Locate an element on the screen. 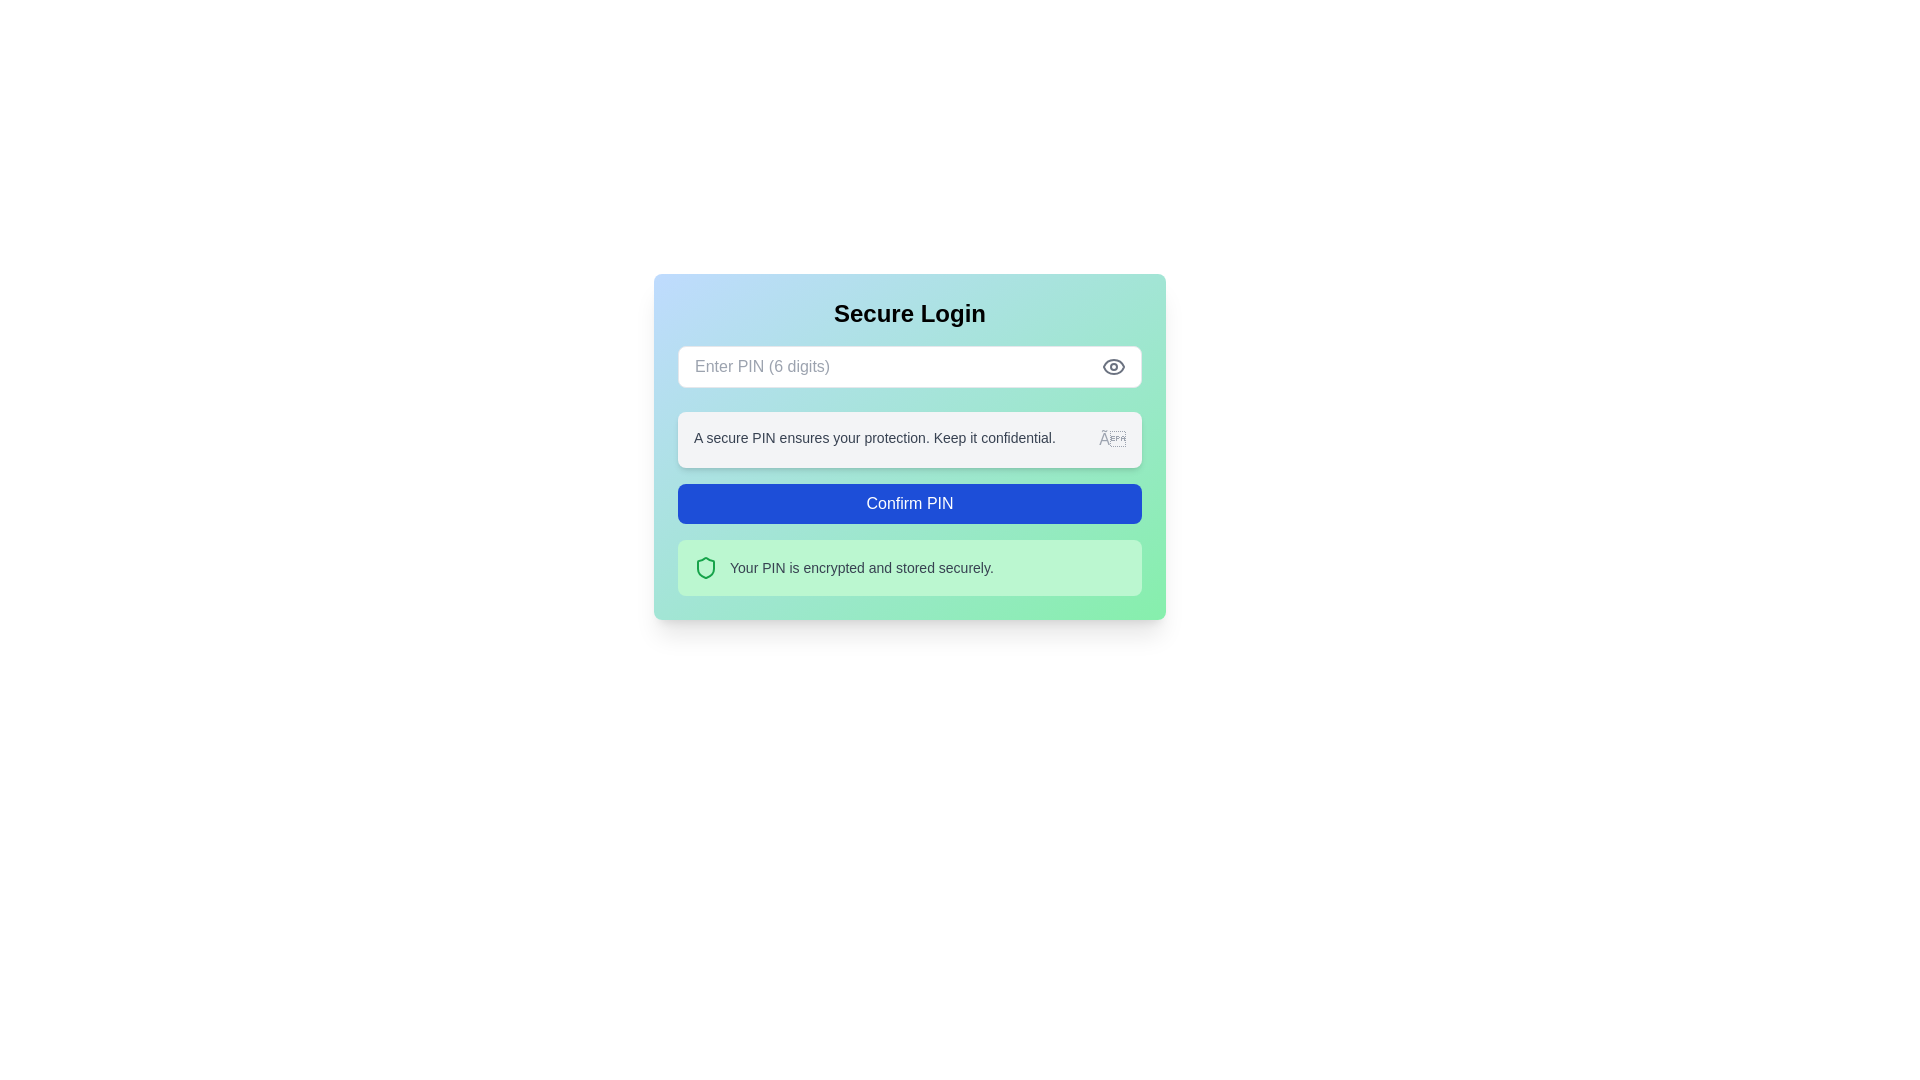  the visibility toggle icon located to the right of the PIN input field is located at coordinates (1112, 366).